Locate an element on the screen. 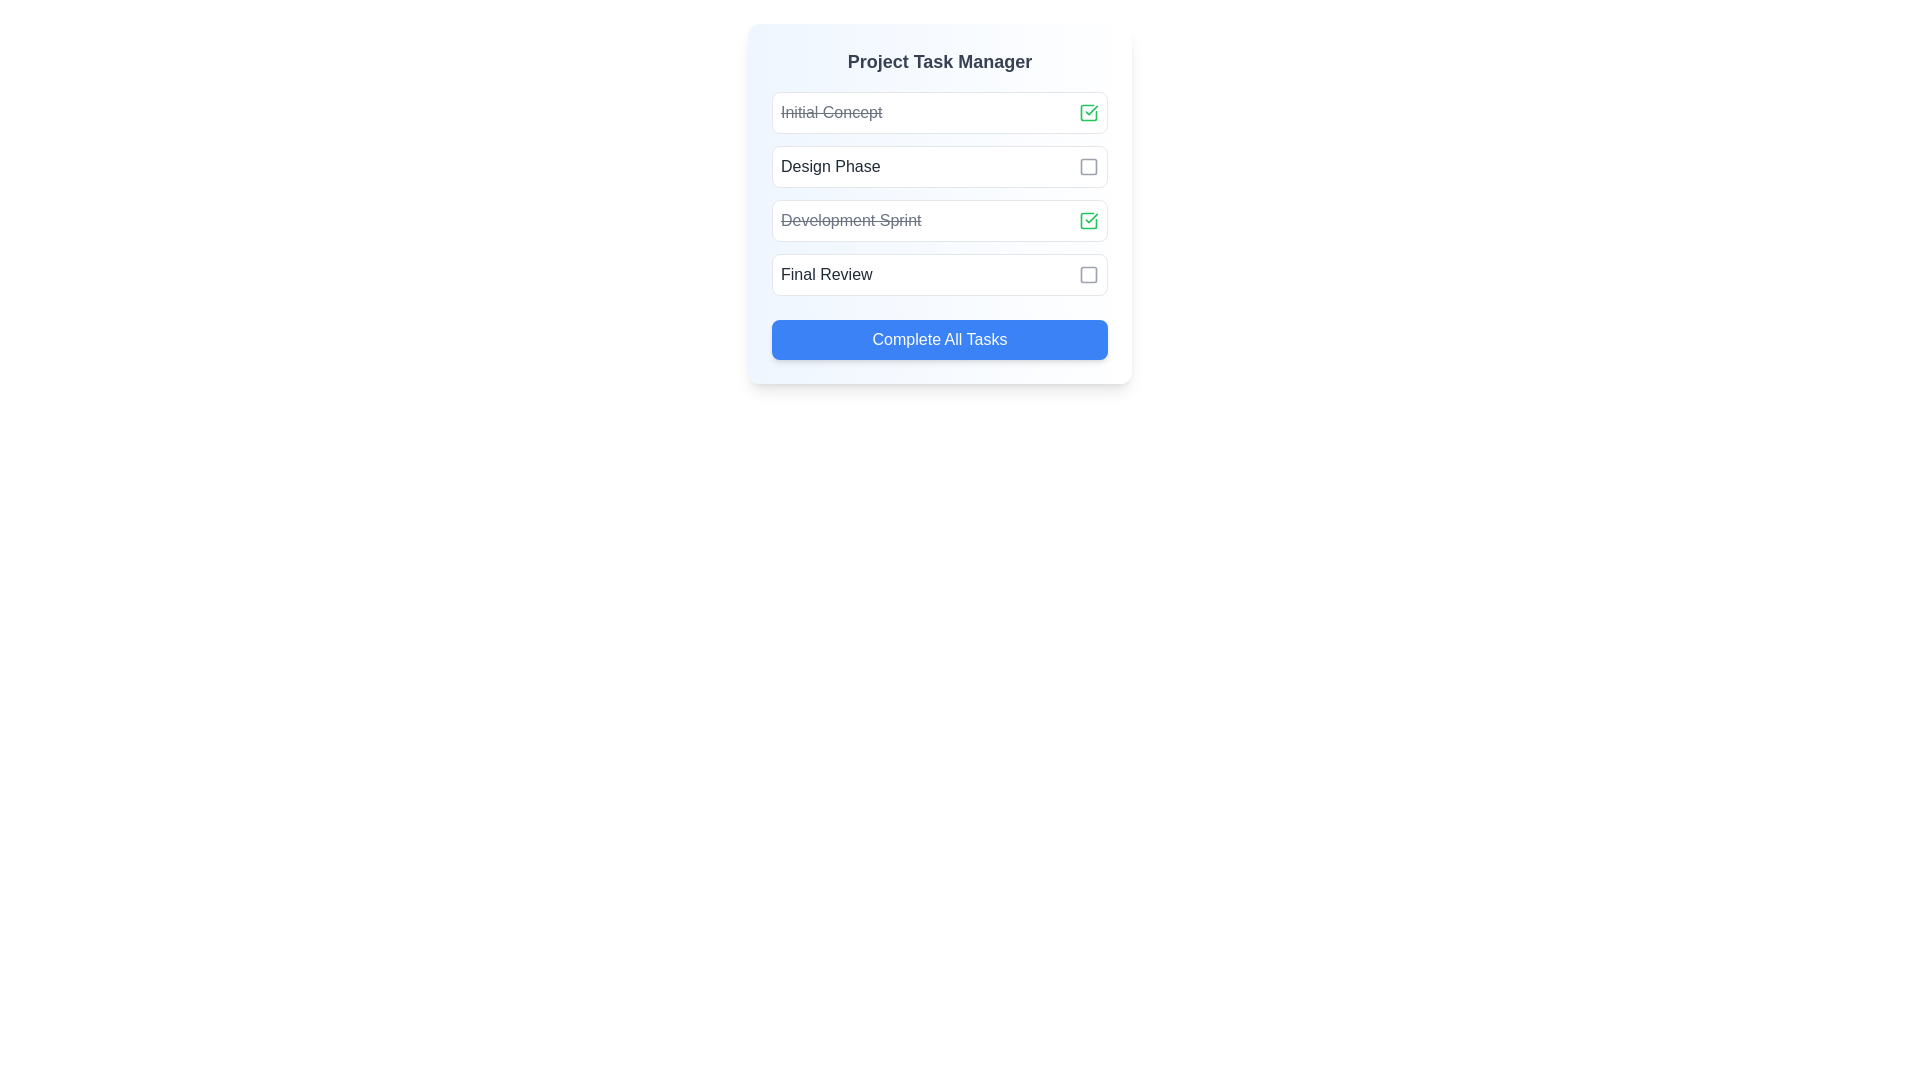  the square Checkbox or task marker icon located to the right of the 'Design Phase' text is located at coordinates (1088, 165).